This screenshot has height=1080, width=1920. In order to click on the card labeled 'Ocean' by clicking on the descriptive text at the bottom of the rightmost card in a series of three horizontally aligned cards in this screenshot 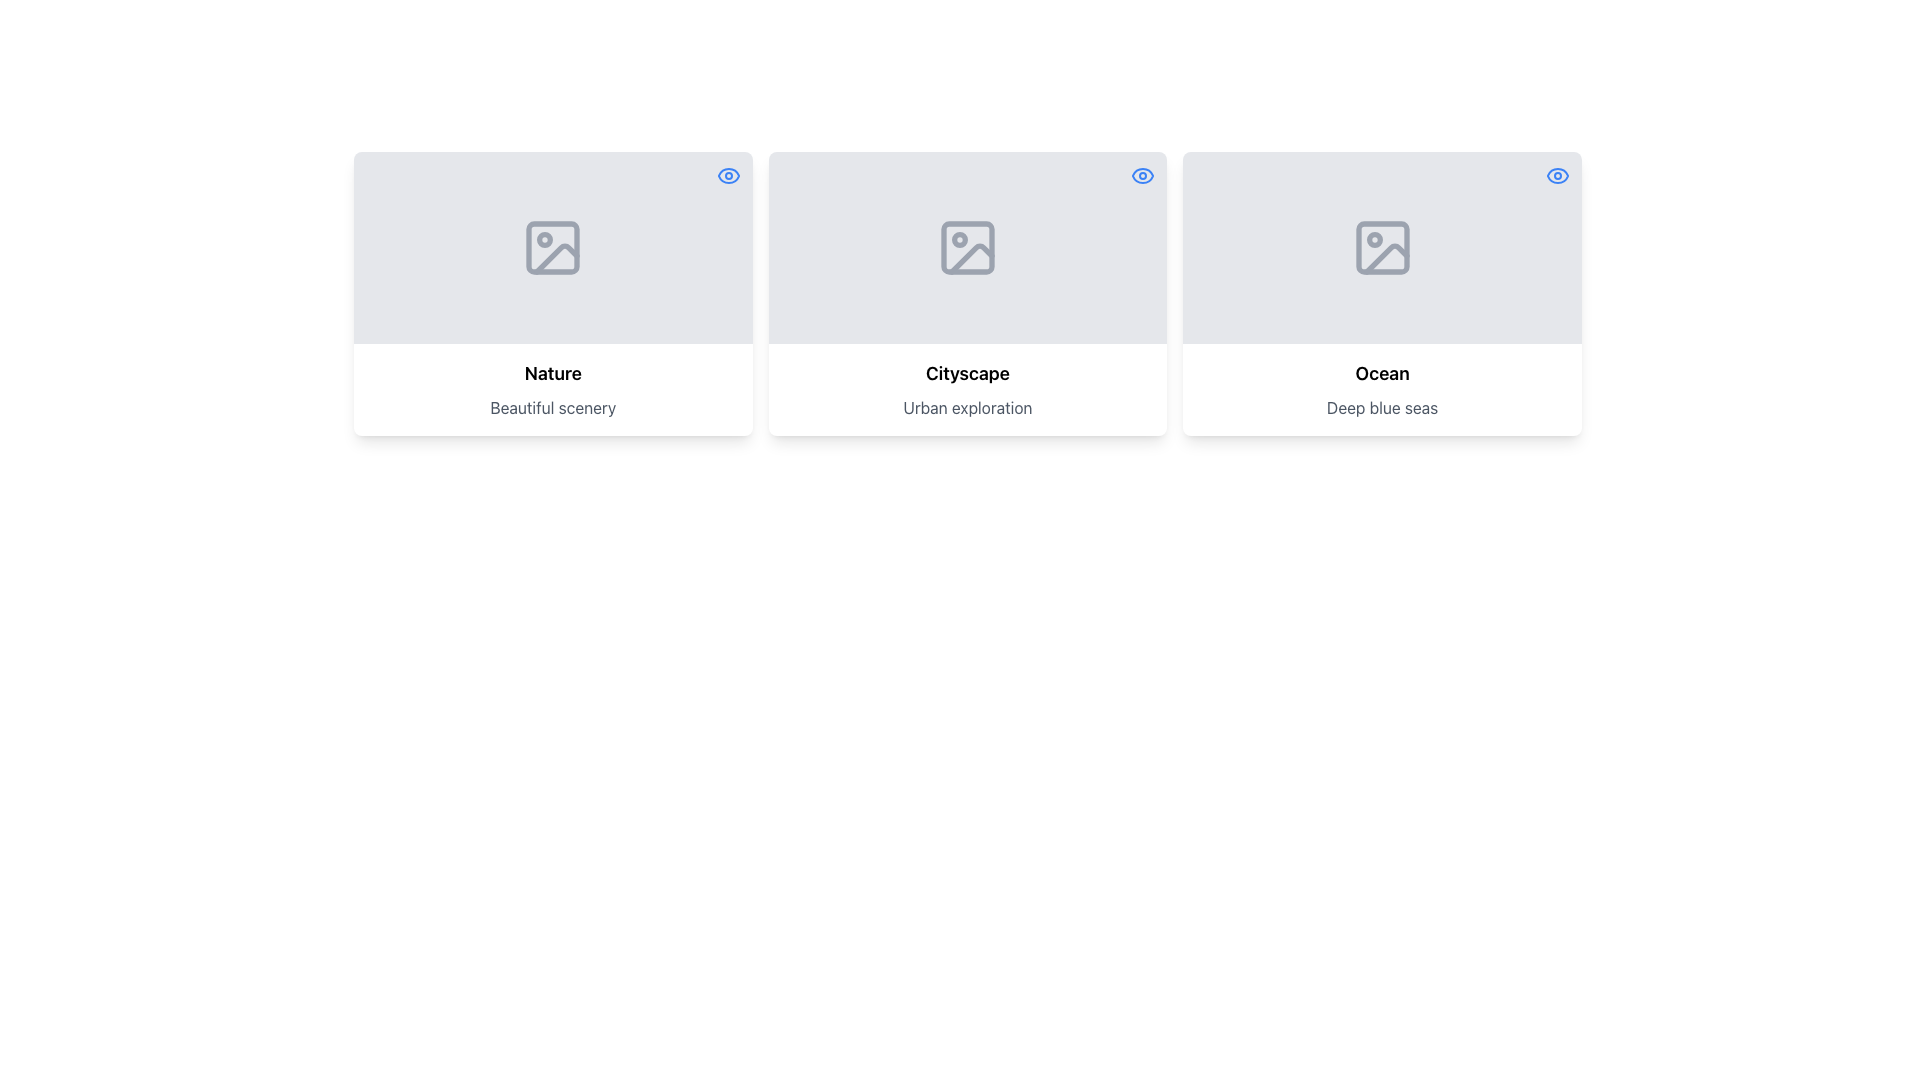, I will do `click(1381, 389)`.